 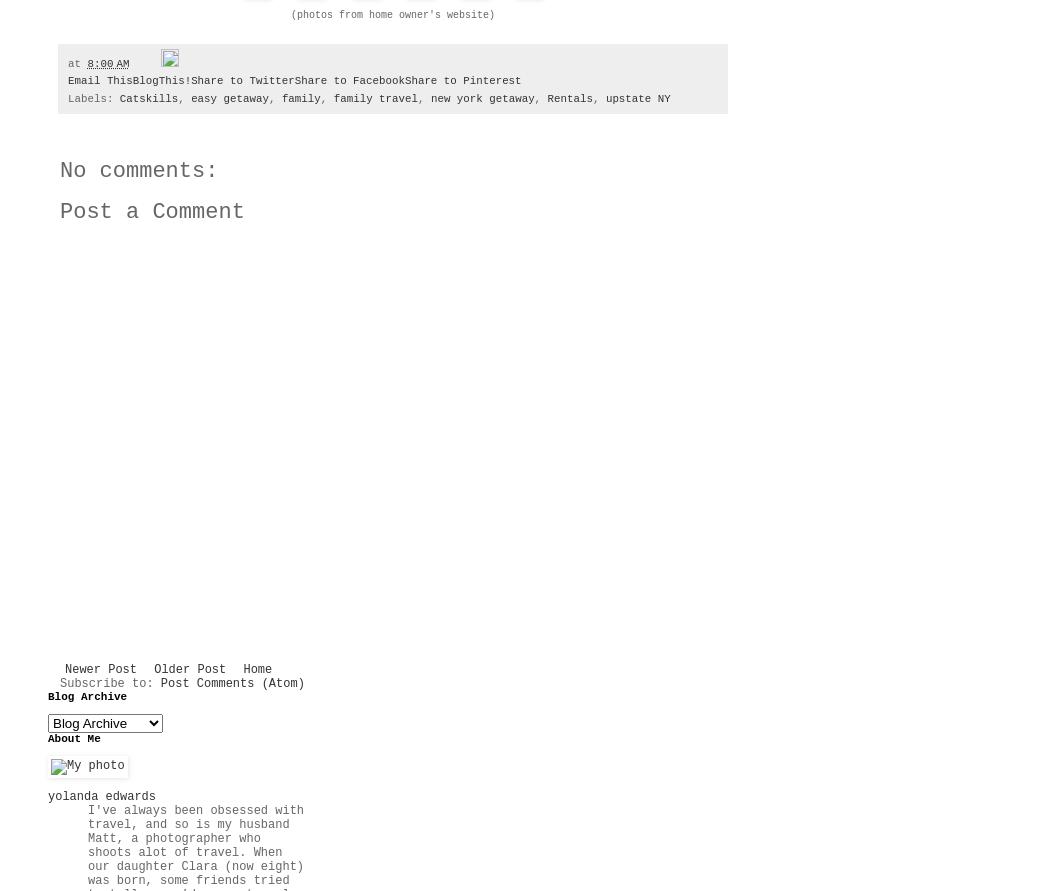 What do you see at coordinates (73, 738) in the screenshot?
I see `'About Me'` at bounding box center [73, 738].